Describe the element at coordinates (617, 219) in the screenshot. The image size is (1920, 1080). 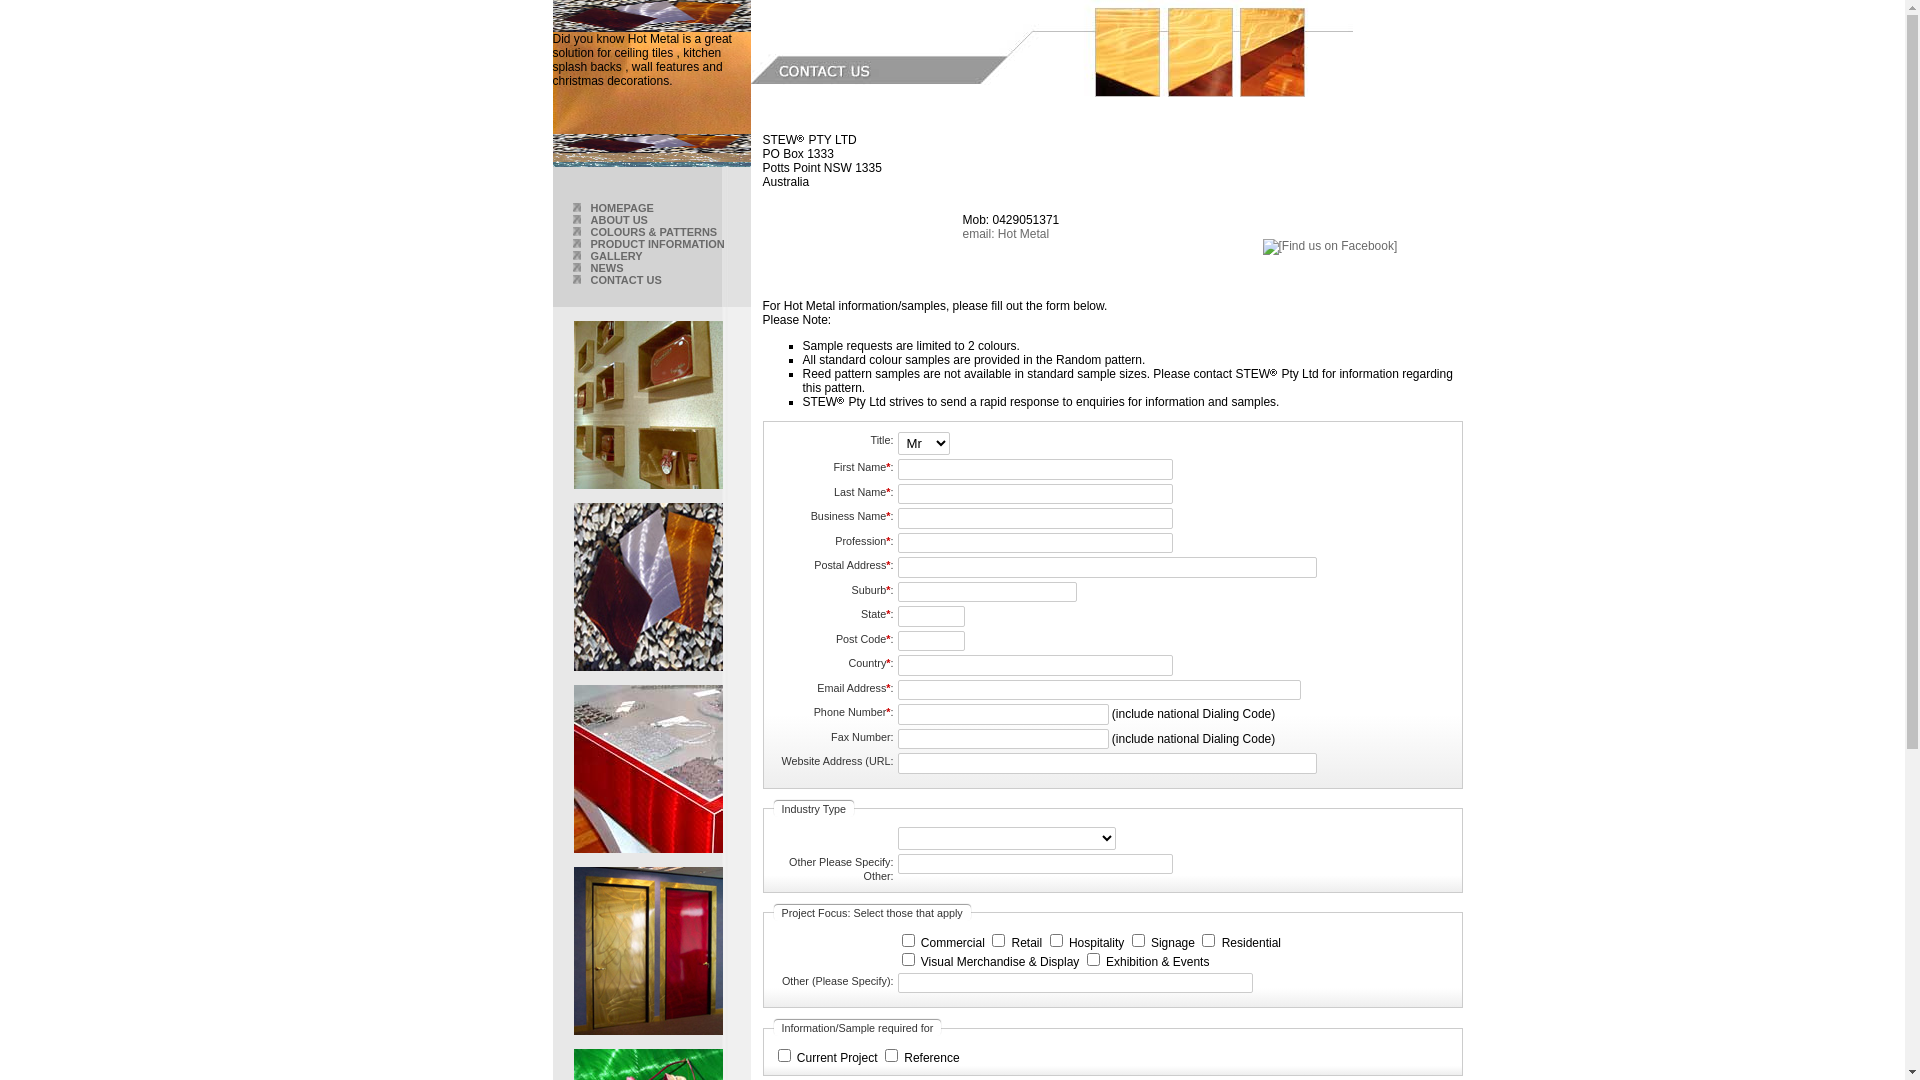
I see `'ABOUT US'` at that location.